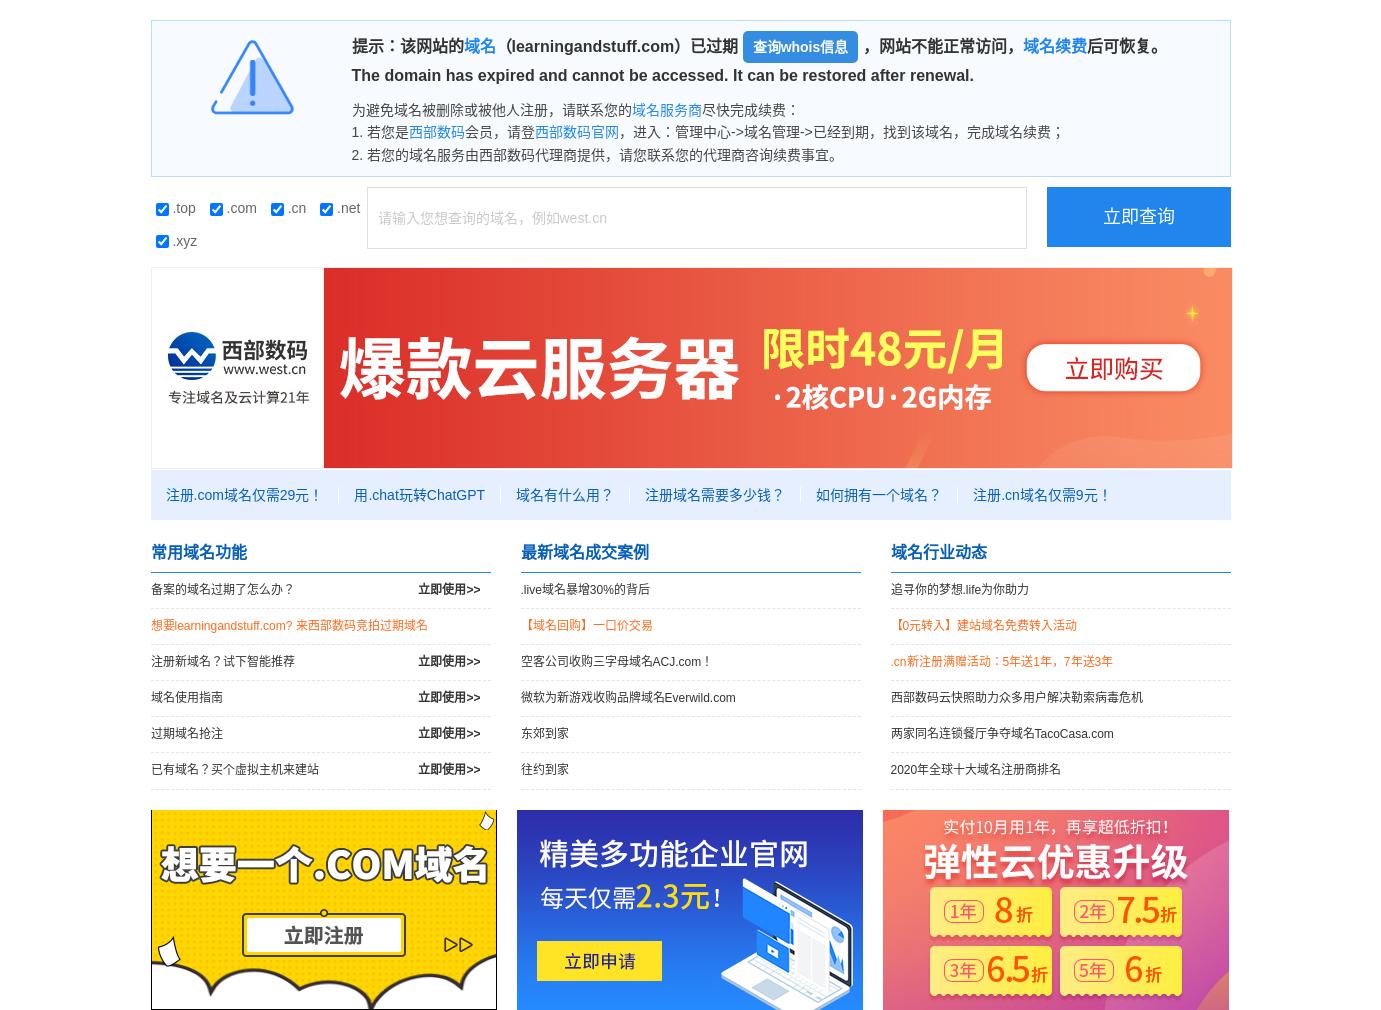  What do you see at coordinates (615, 660) in the screenshot?
I see `'空客公司收购三字母域名ACJ.com！'` at bounding box center [615, 660].